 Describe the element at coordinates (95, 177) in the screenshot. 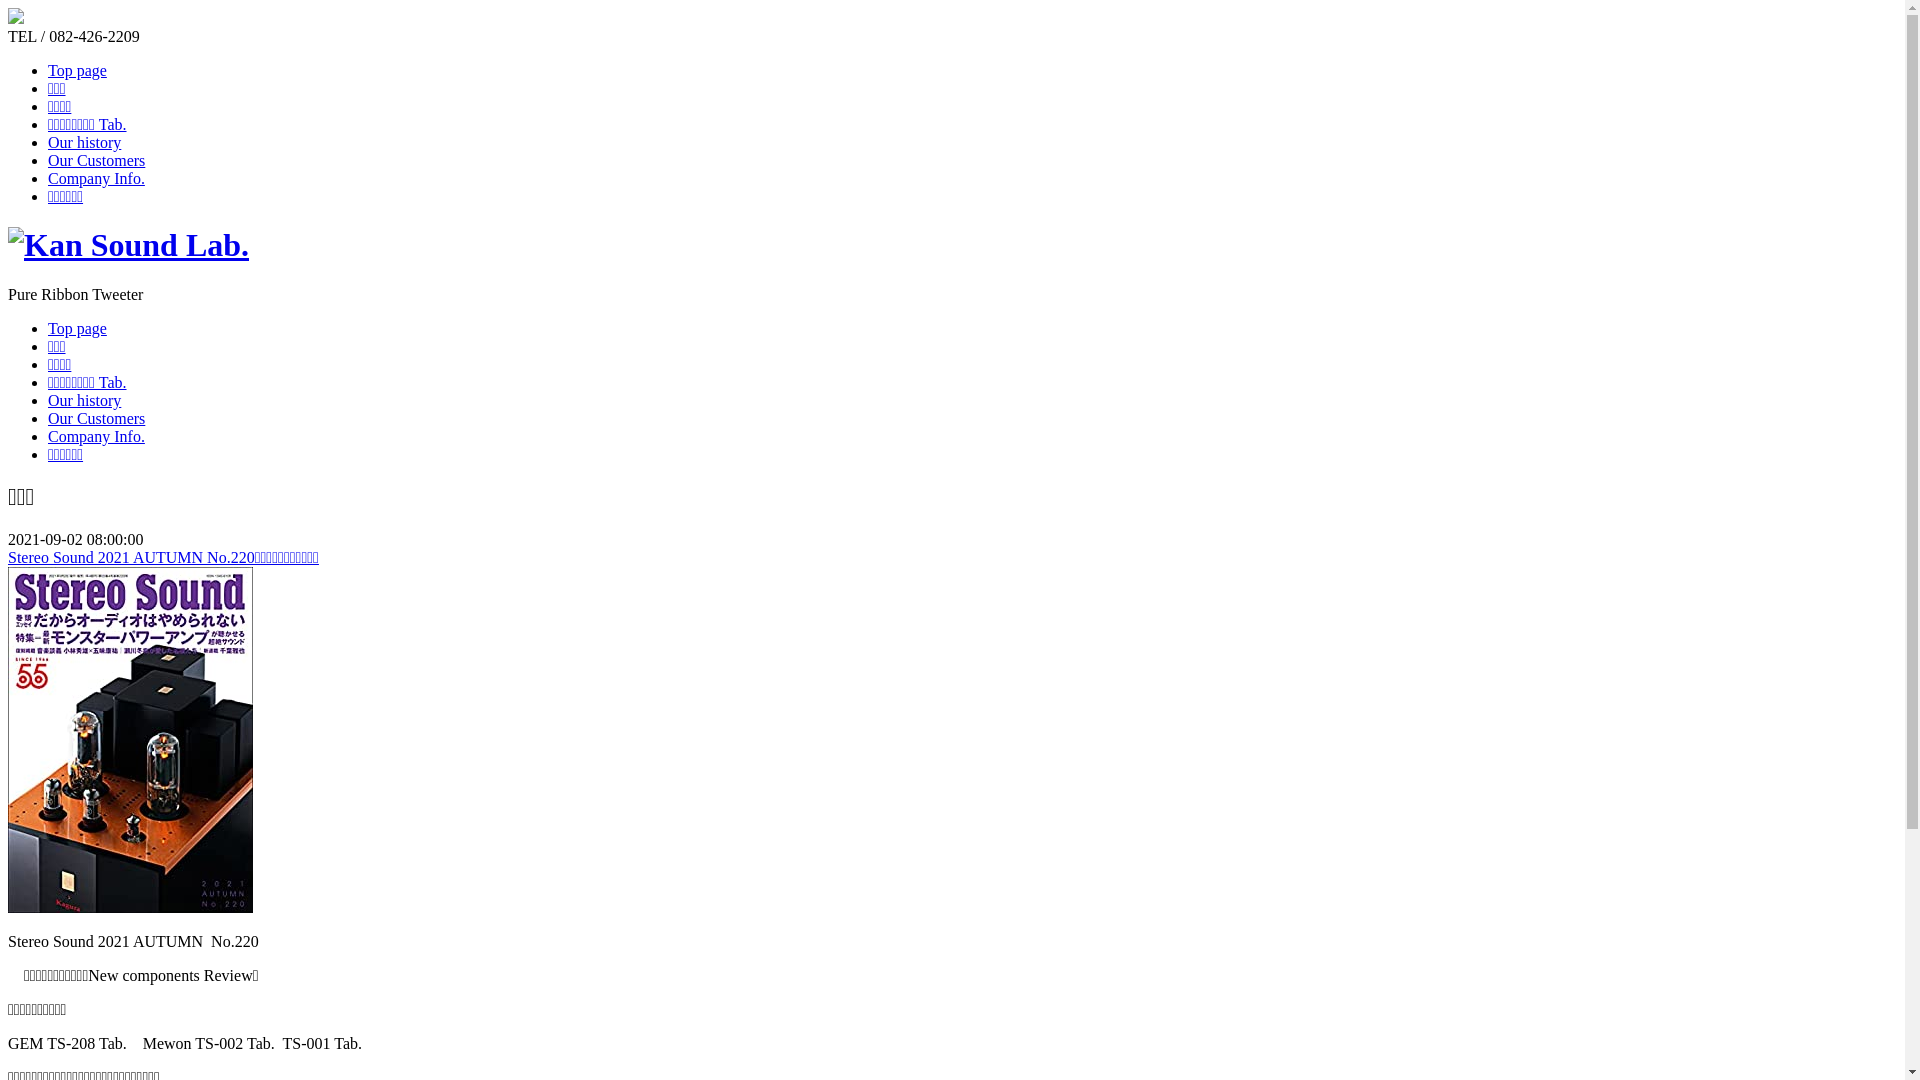

I see `'Company Info.'` at that location.